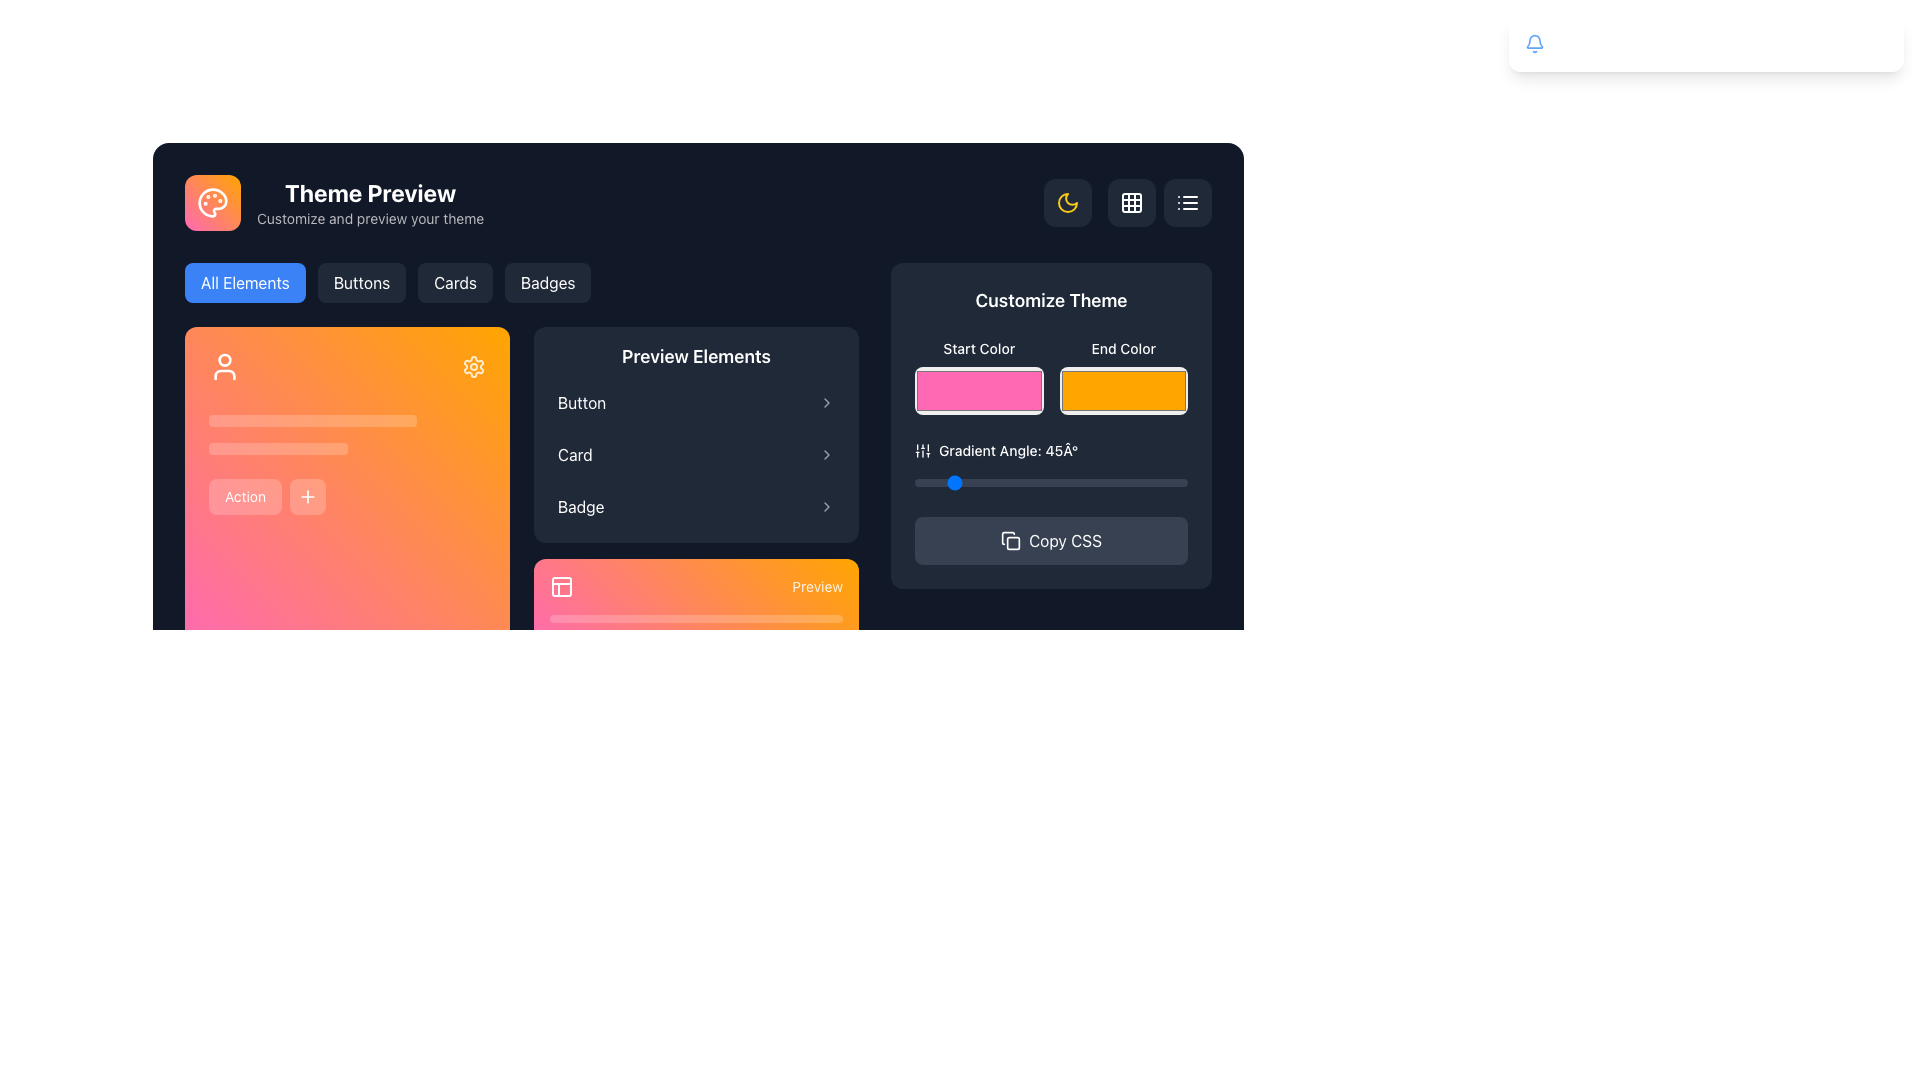  What do you see at coordinates (1050, 466) in the screenshot?
I see `the label for the gradient angle adjustment option, located in the 'Customize Theme' section, above the 'Copy CSS' button` at bounding box center [1050, 466].